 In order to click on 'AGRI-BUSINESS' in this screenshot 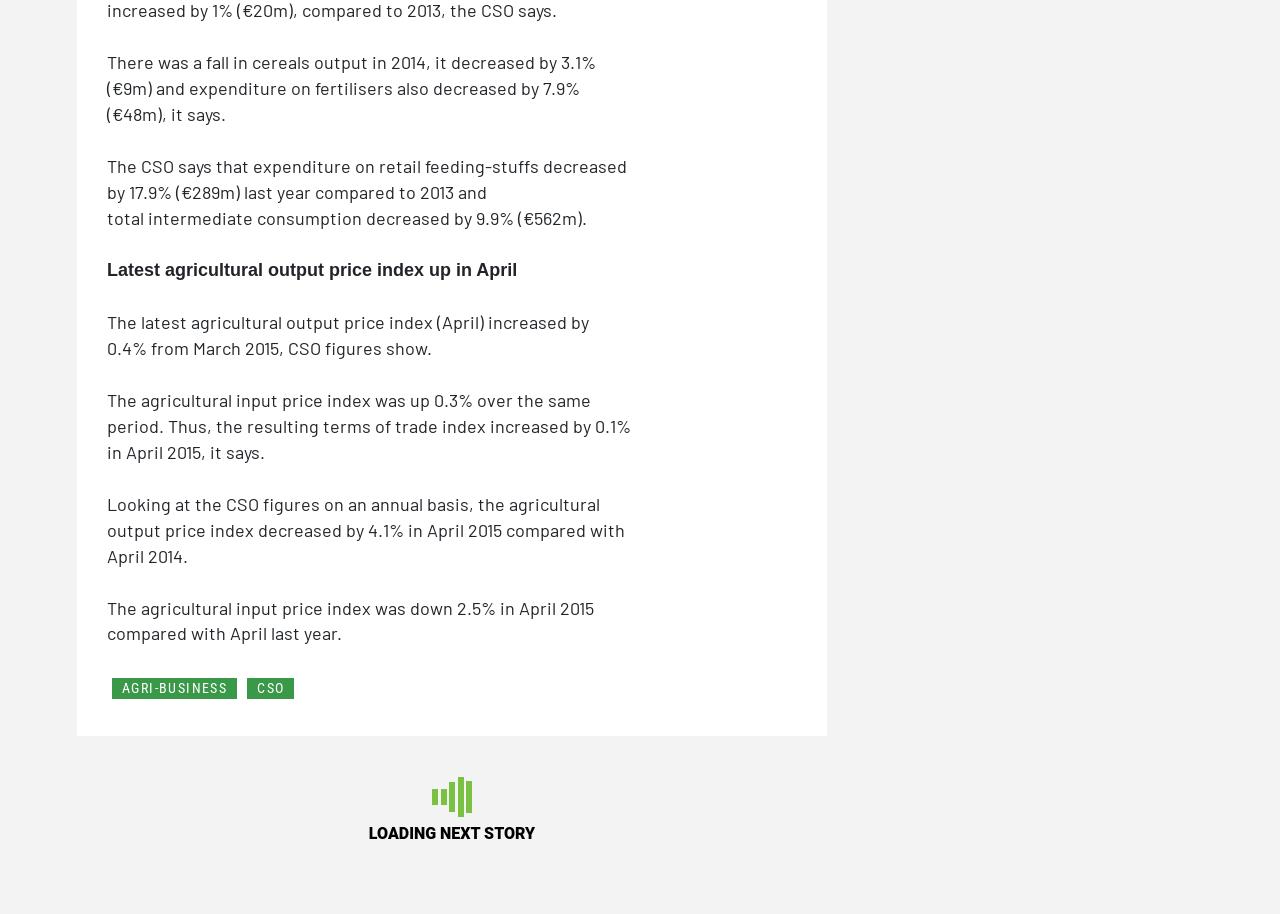, I will do `click(174, 686)`.